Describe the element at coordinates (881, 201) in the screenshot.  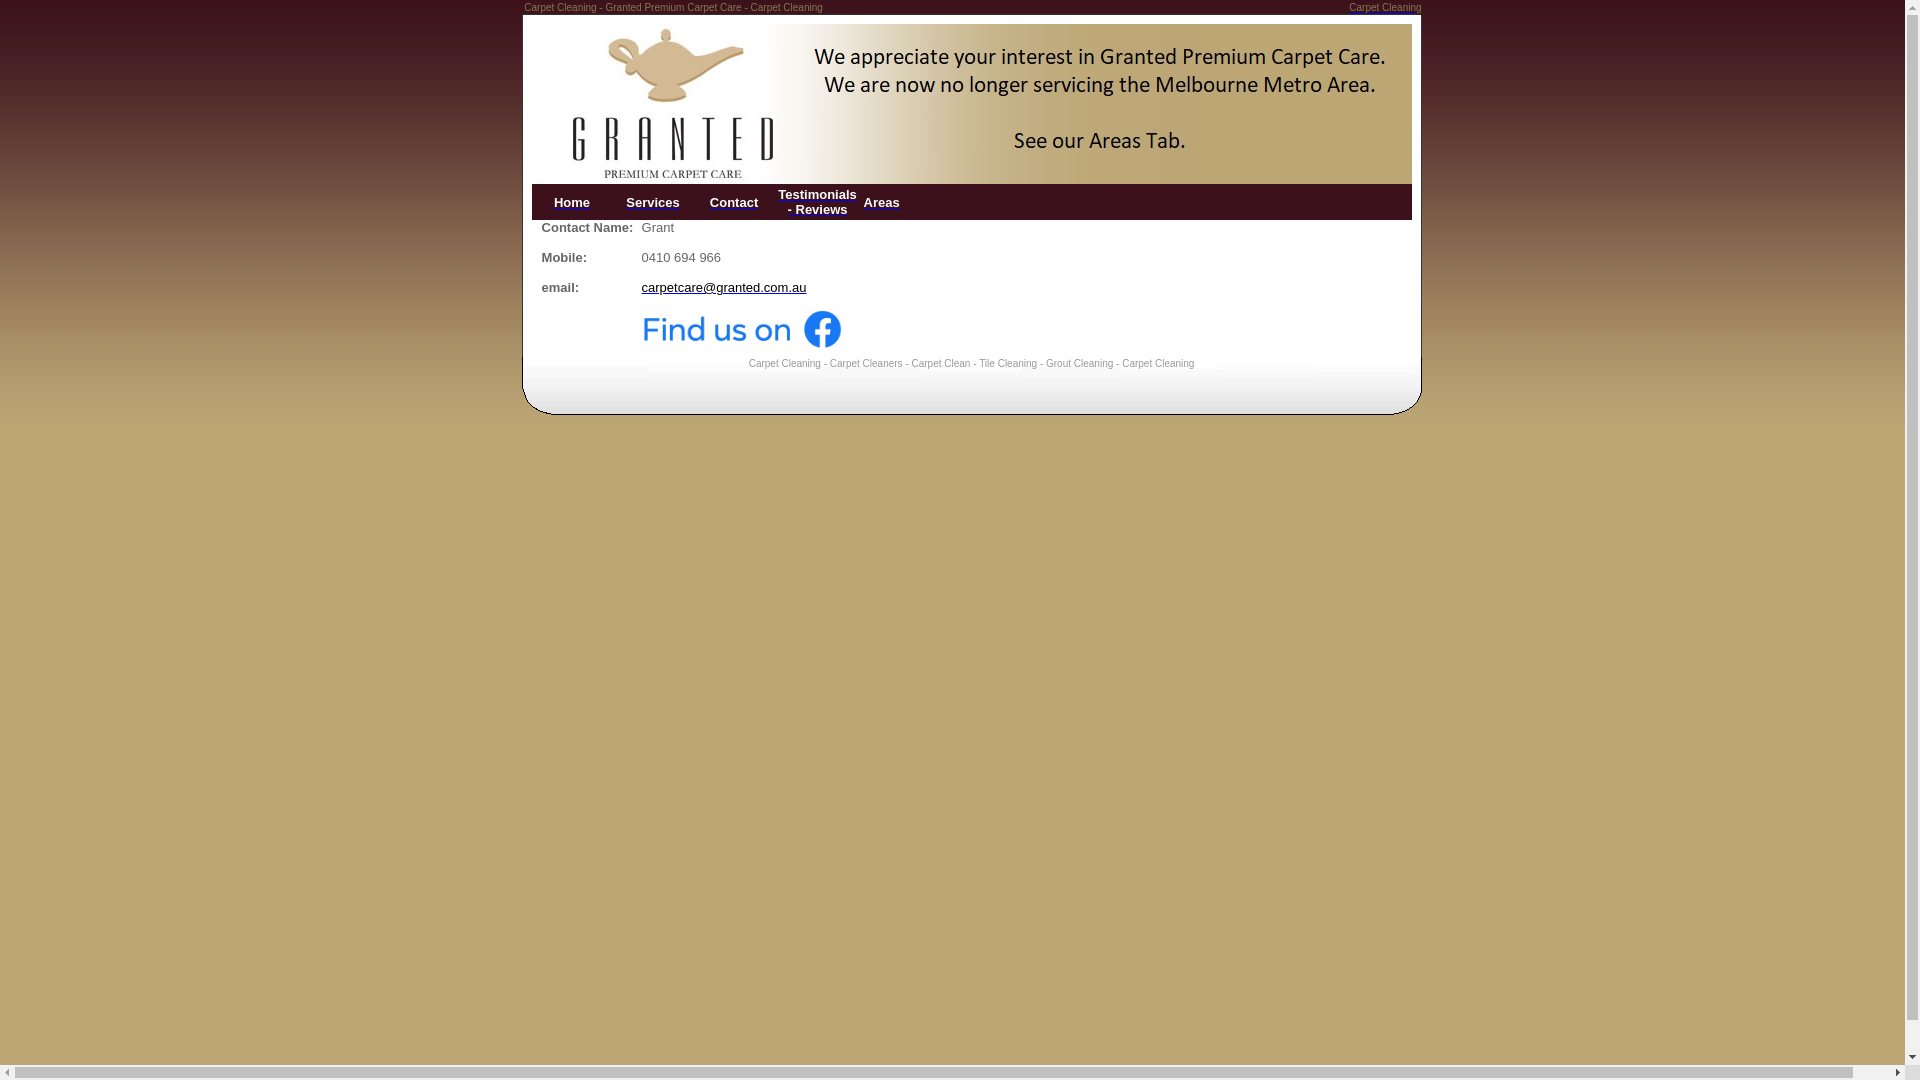
I see `'Areas'` at that location.